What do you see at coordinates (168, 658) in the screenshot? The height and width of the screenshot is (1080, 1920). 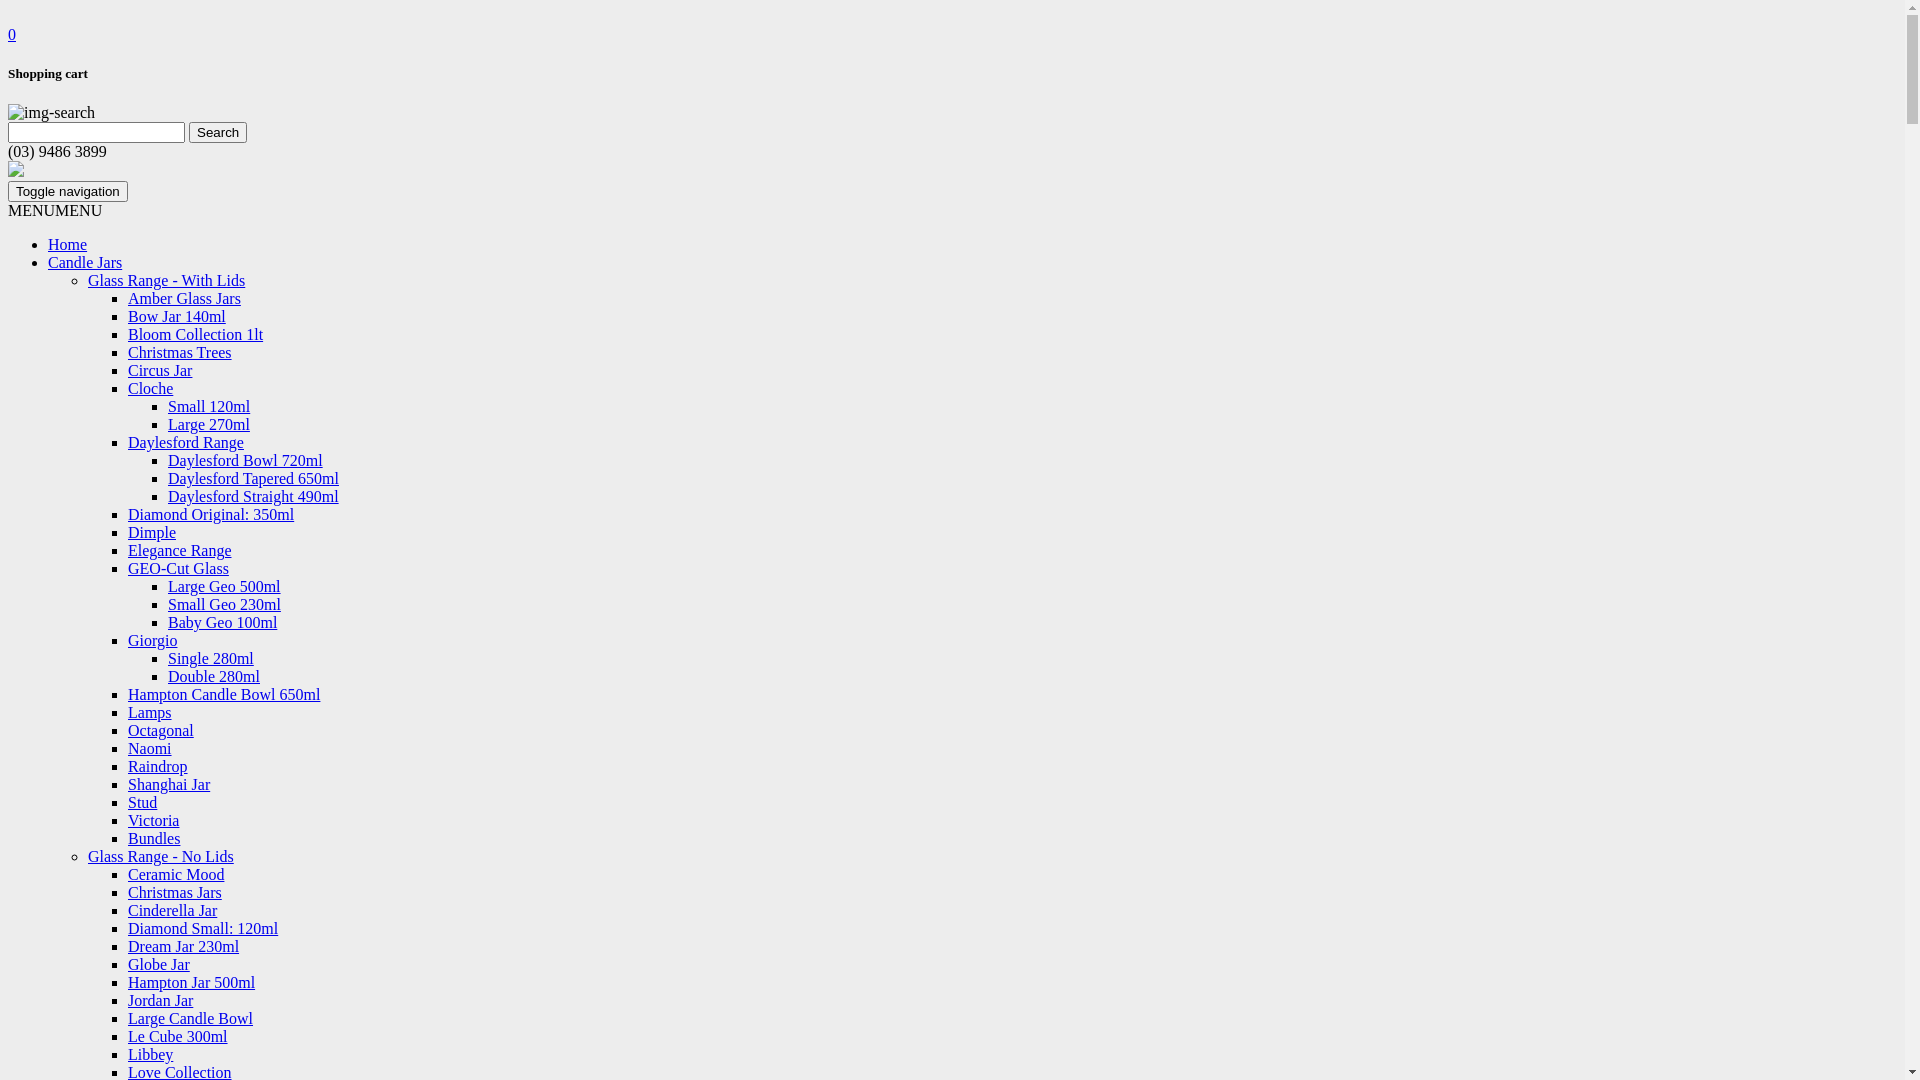 I see `'Single 280ml'` at bounding box center [168, 658].